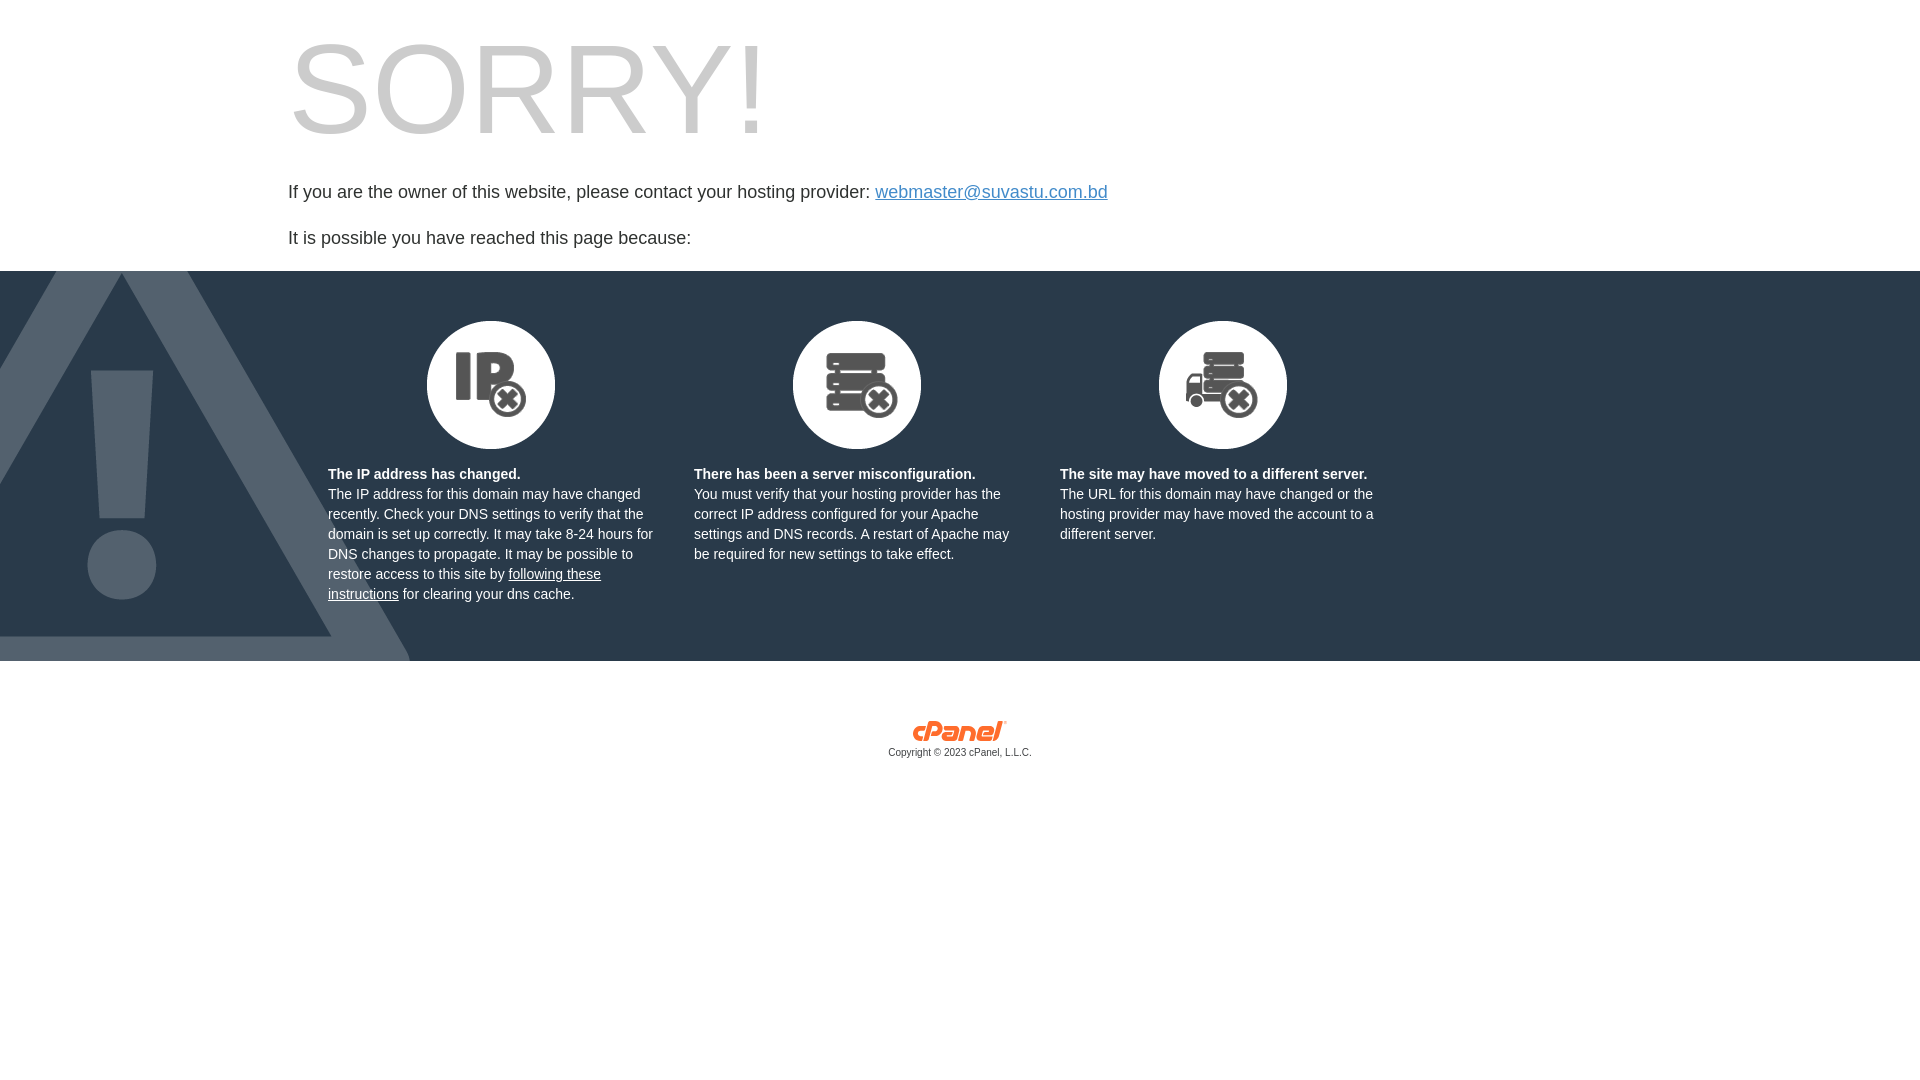  I want to click on 'webmaster@suvastu.com.bd', so click(990, 192).